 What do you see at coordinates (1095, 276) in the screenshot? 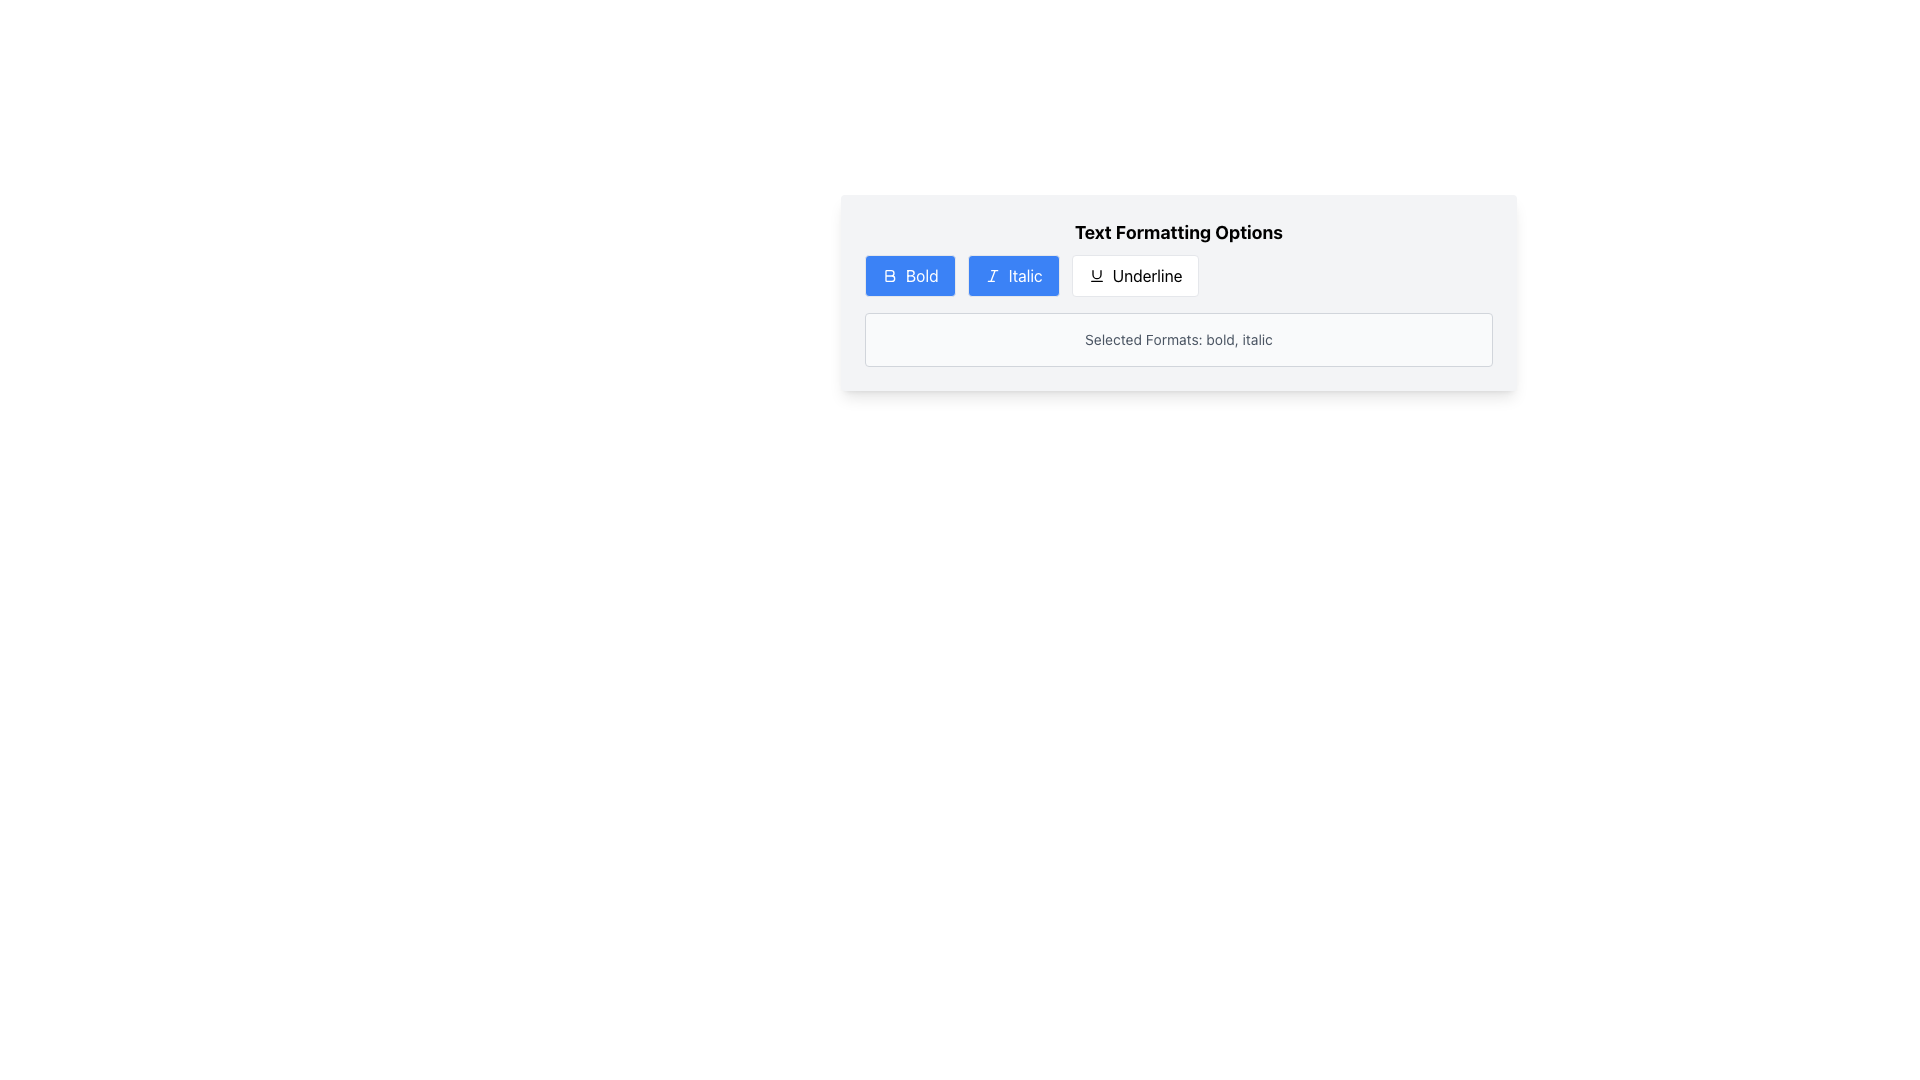
I see `the underline icon located within the button labeled 'Underline', which is the third button in the horizontal row of formatting options under 'Text Formatting Options'` at bounding box center [1095, 276].